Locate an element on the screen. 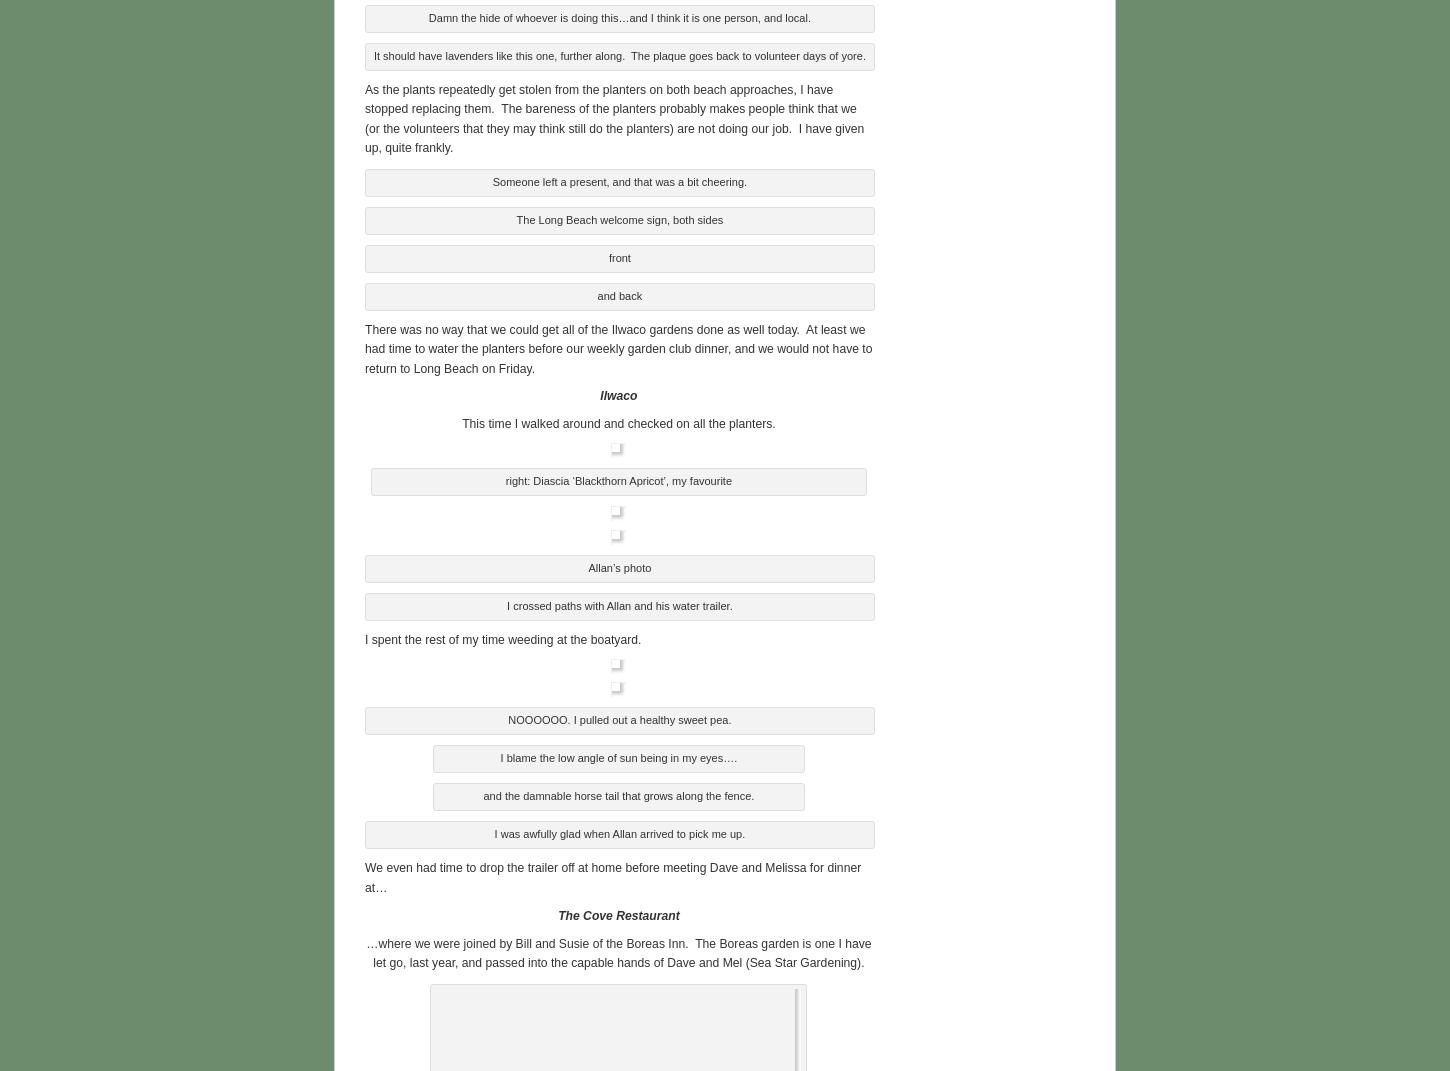 Image resolution: width=1450 pixels, height=1071 pixels. 'We even had time to drop the trailer off at home before meeting Dave and Melissa for dinner at…' is located at coordinates (612, 875).